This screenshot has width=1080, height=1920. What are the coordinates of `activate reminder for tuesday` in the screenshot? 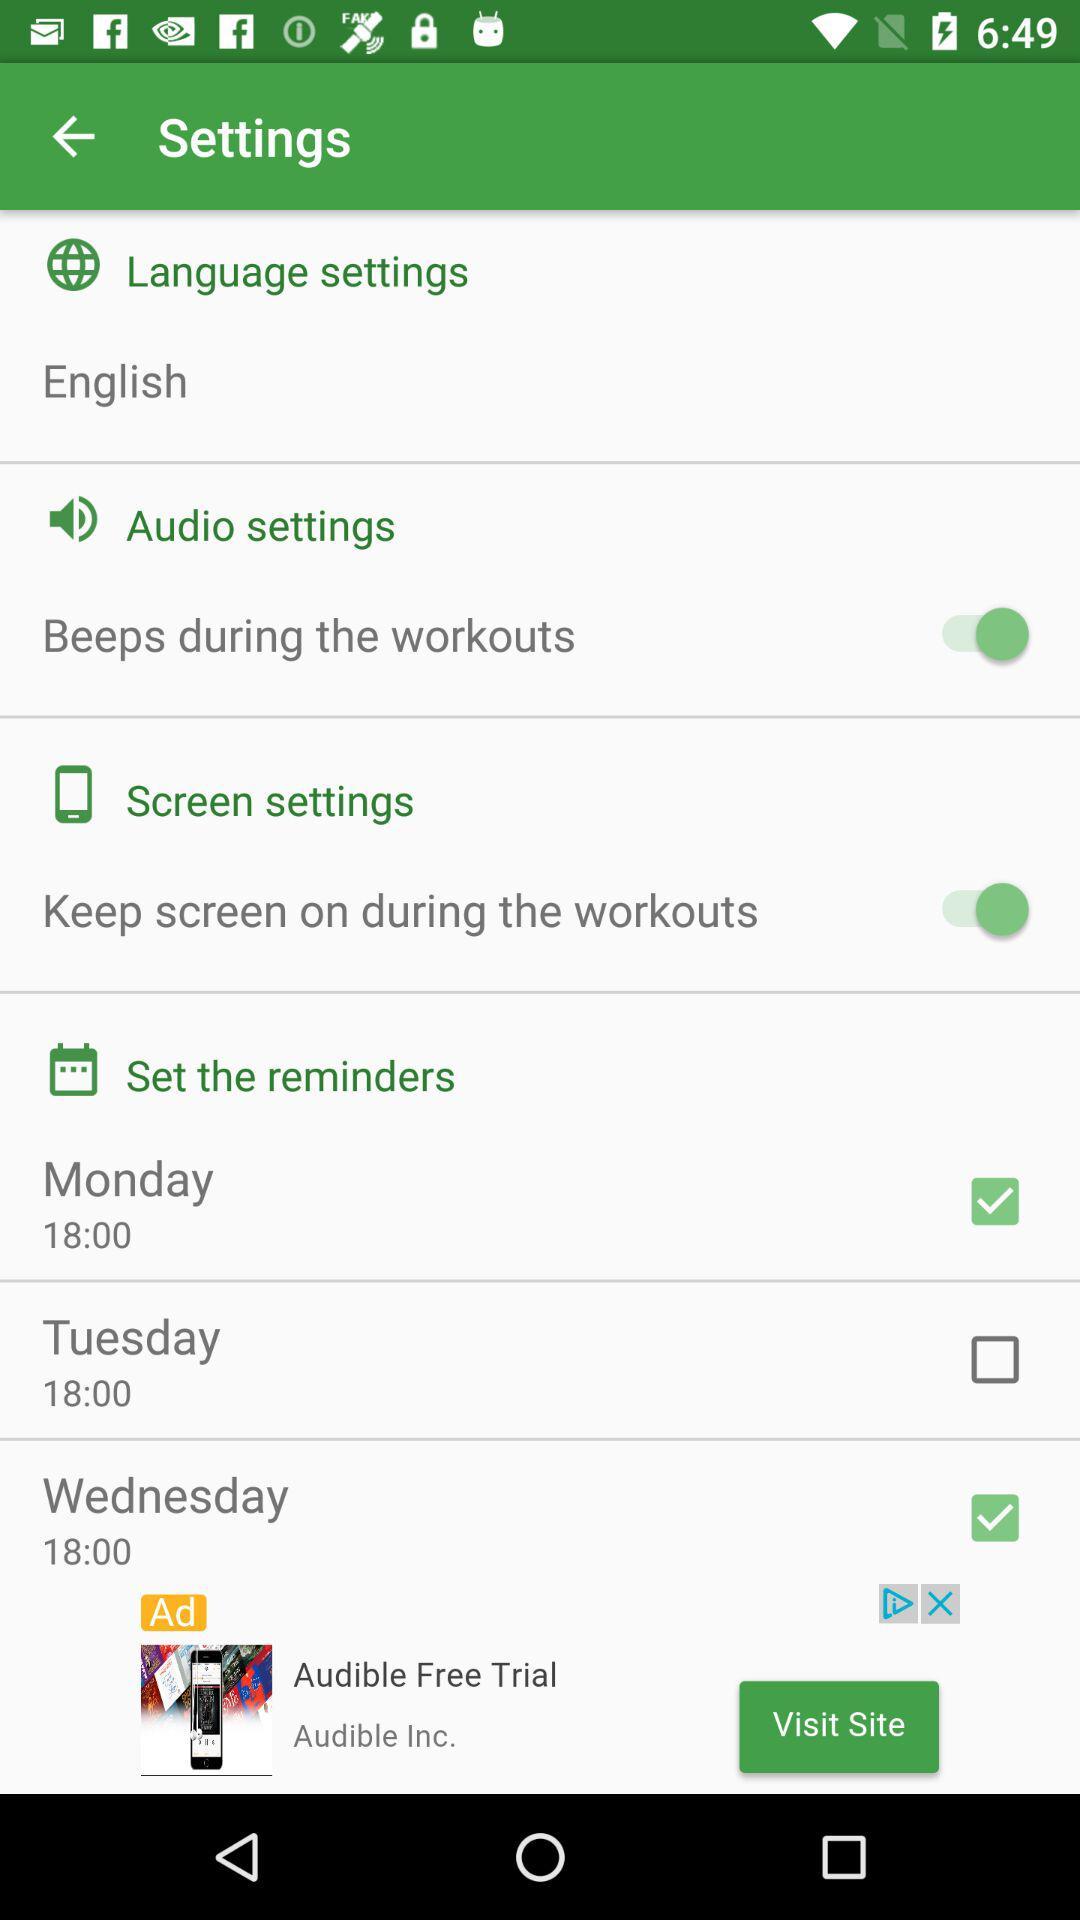 It's located at (995, 1359).